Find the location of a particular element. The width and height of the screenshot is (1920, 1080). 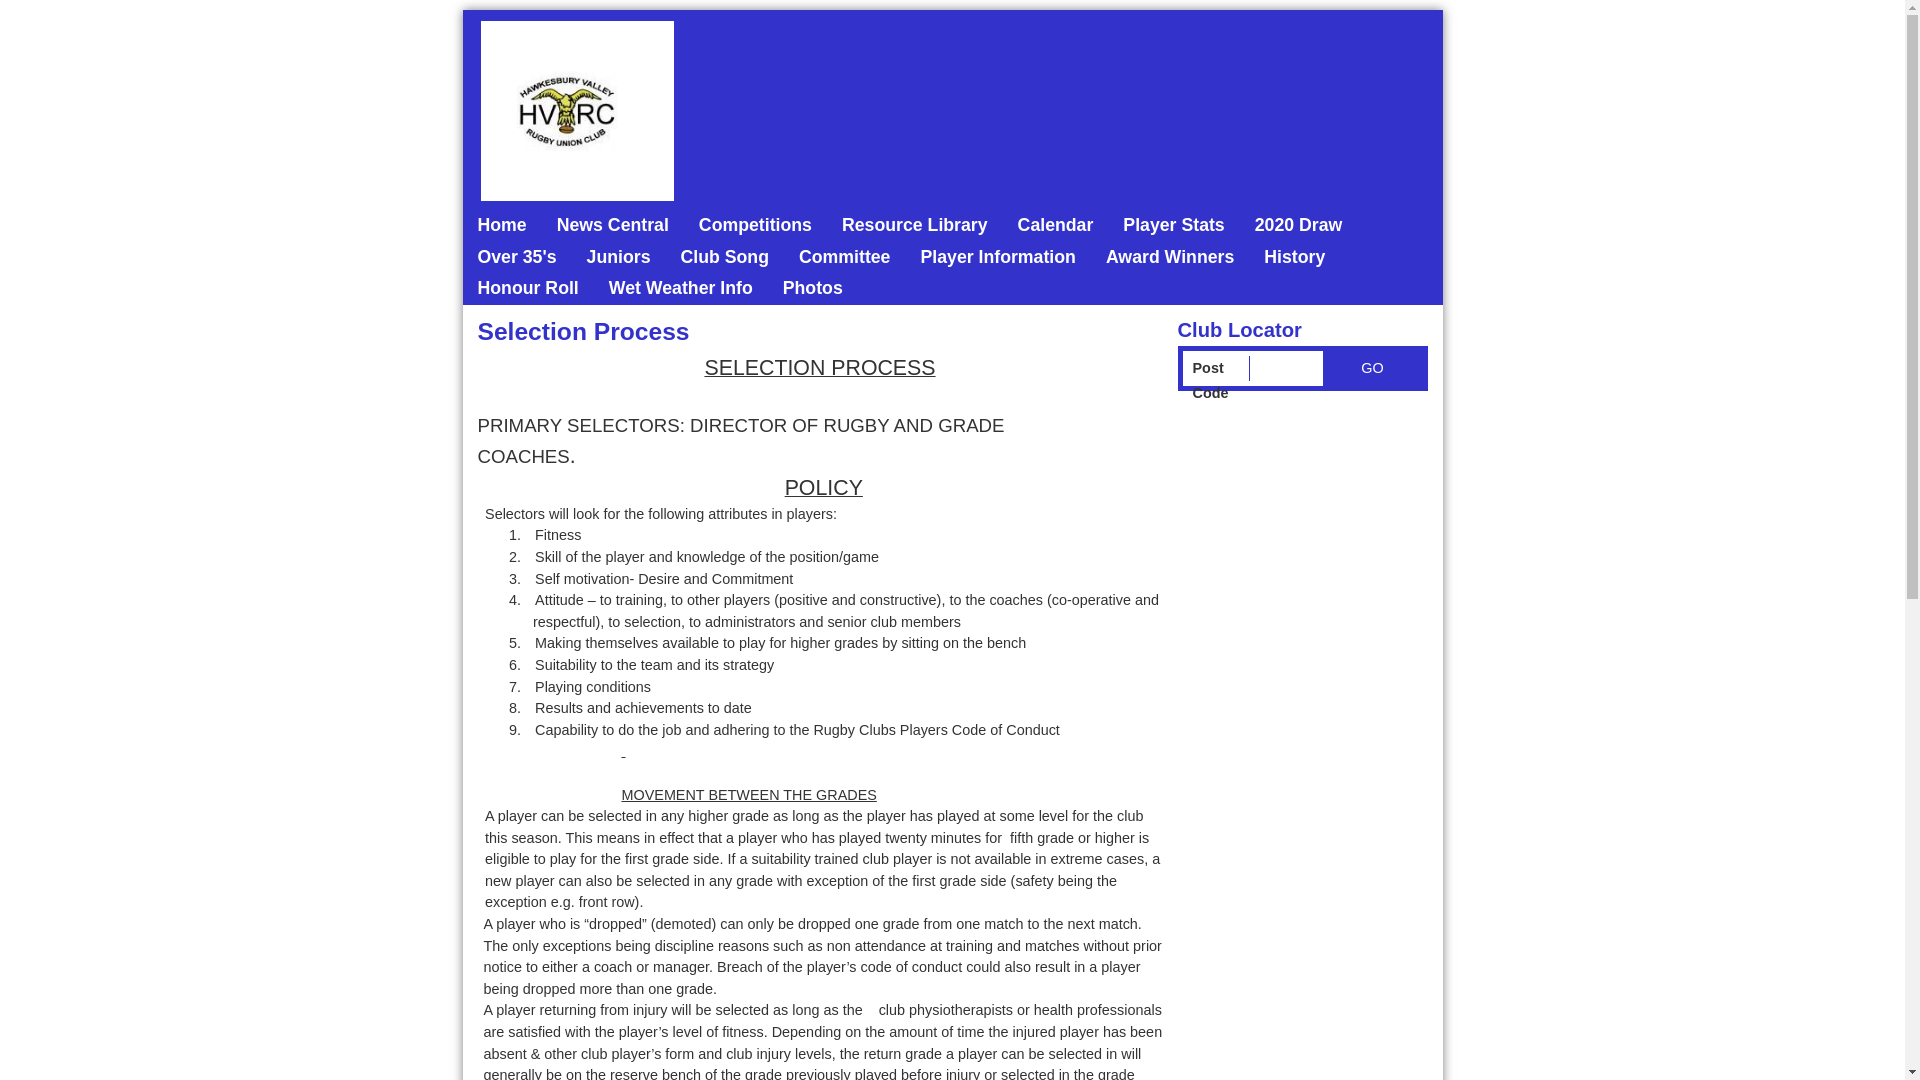

'Player Stats' is located at coordinates (1173, 225).